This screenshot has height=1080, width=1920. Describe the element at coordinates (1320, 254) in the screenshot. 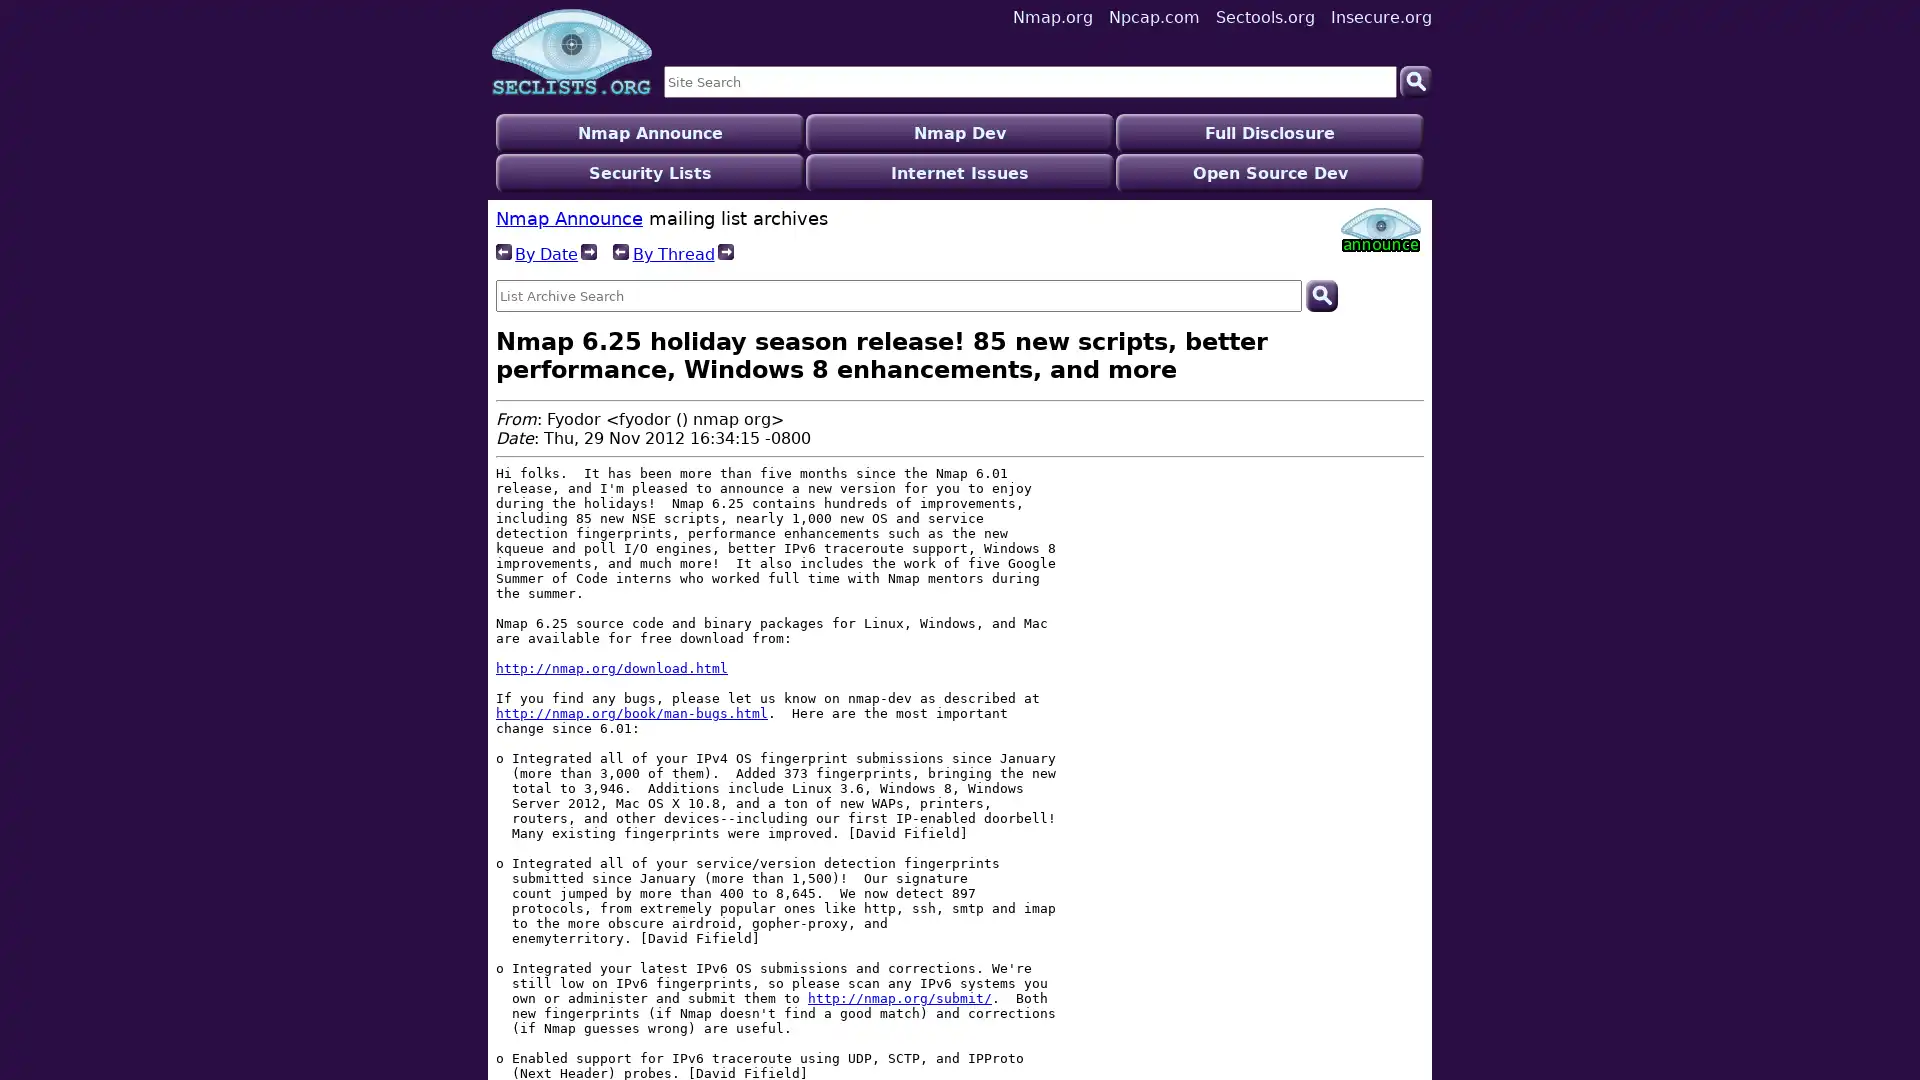

I see `Search` at that location.